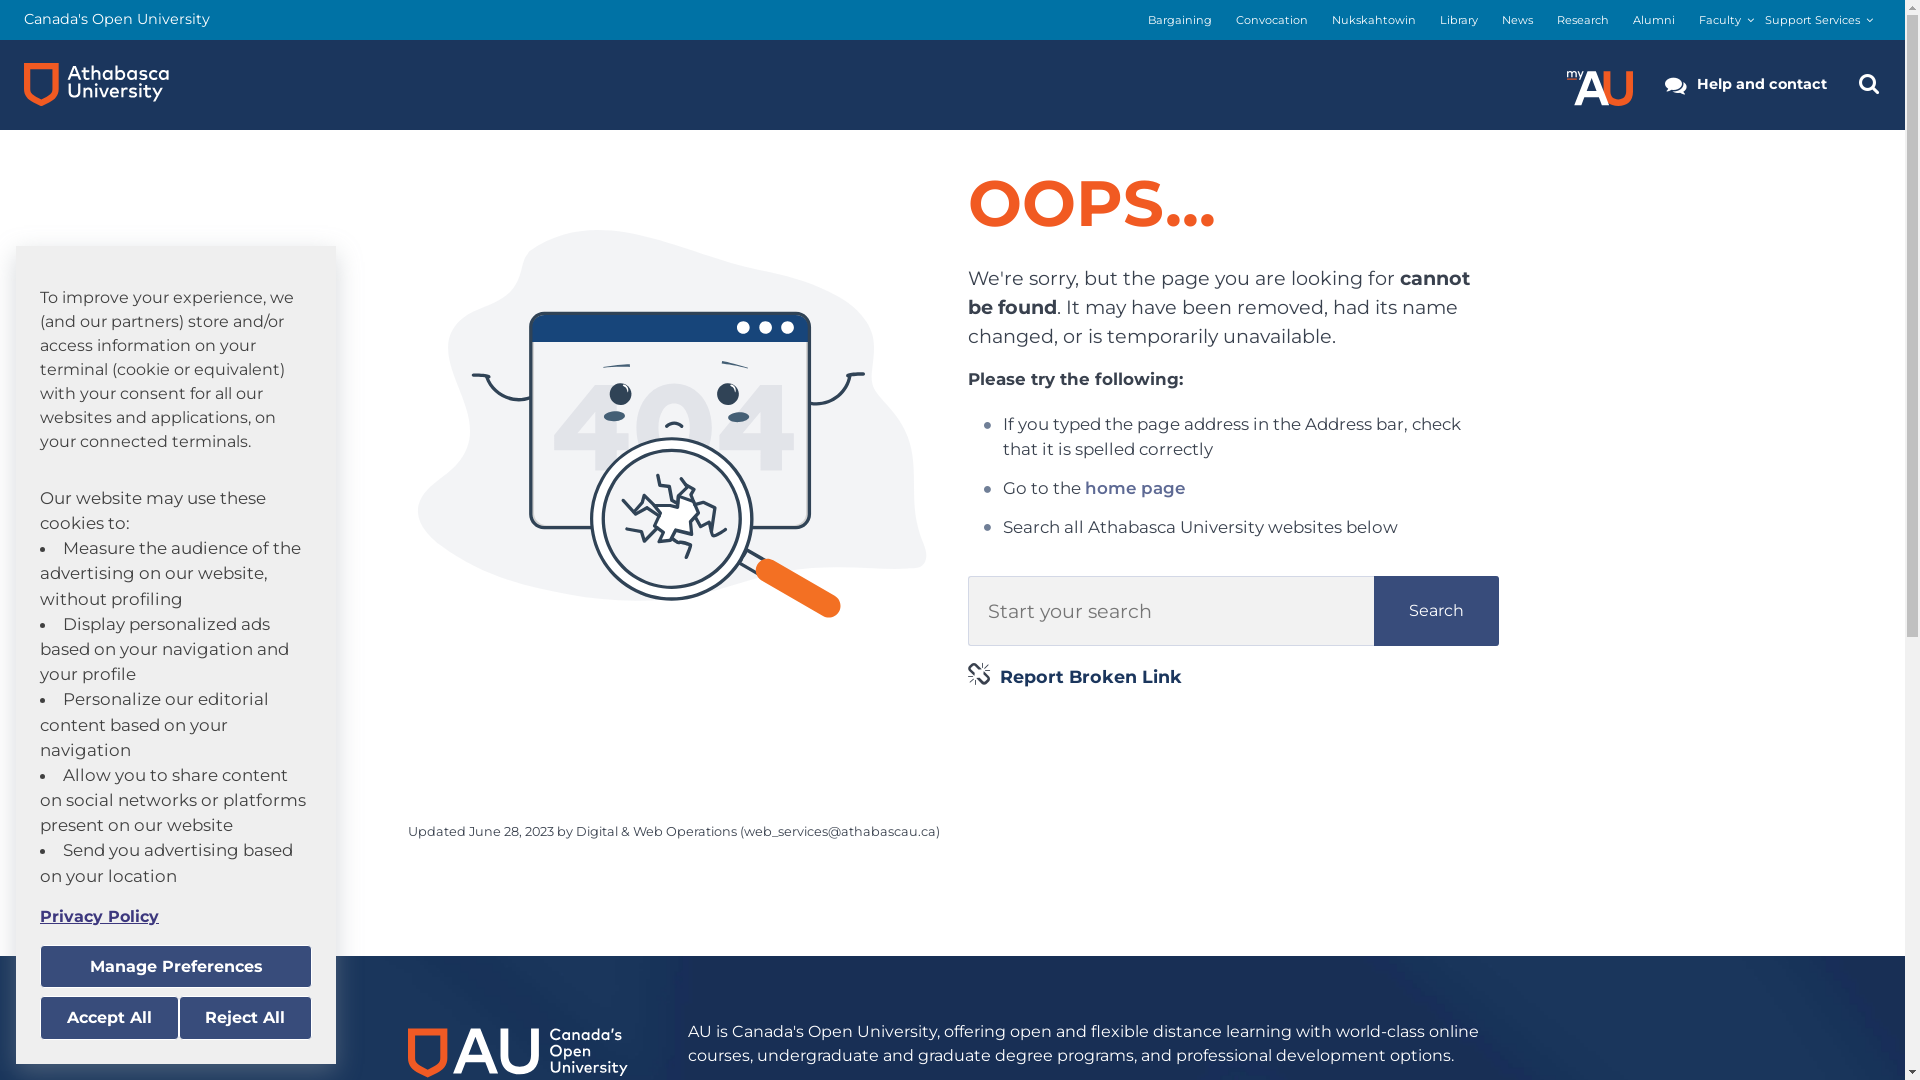 This screenshot has height=1080, width=1920. What do you see at coordinates (1517, 20) in the screenshot?
I see `'News'` at bounding box center [1517, 20].